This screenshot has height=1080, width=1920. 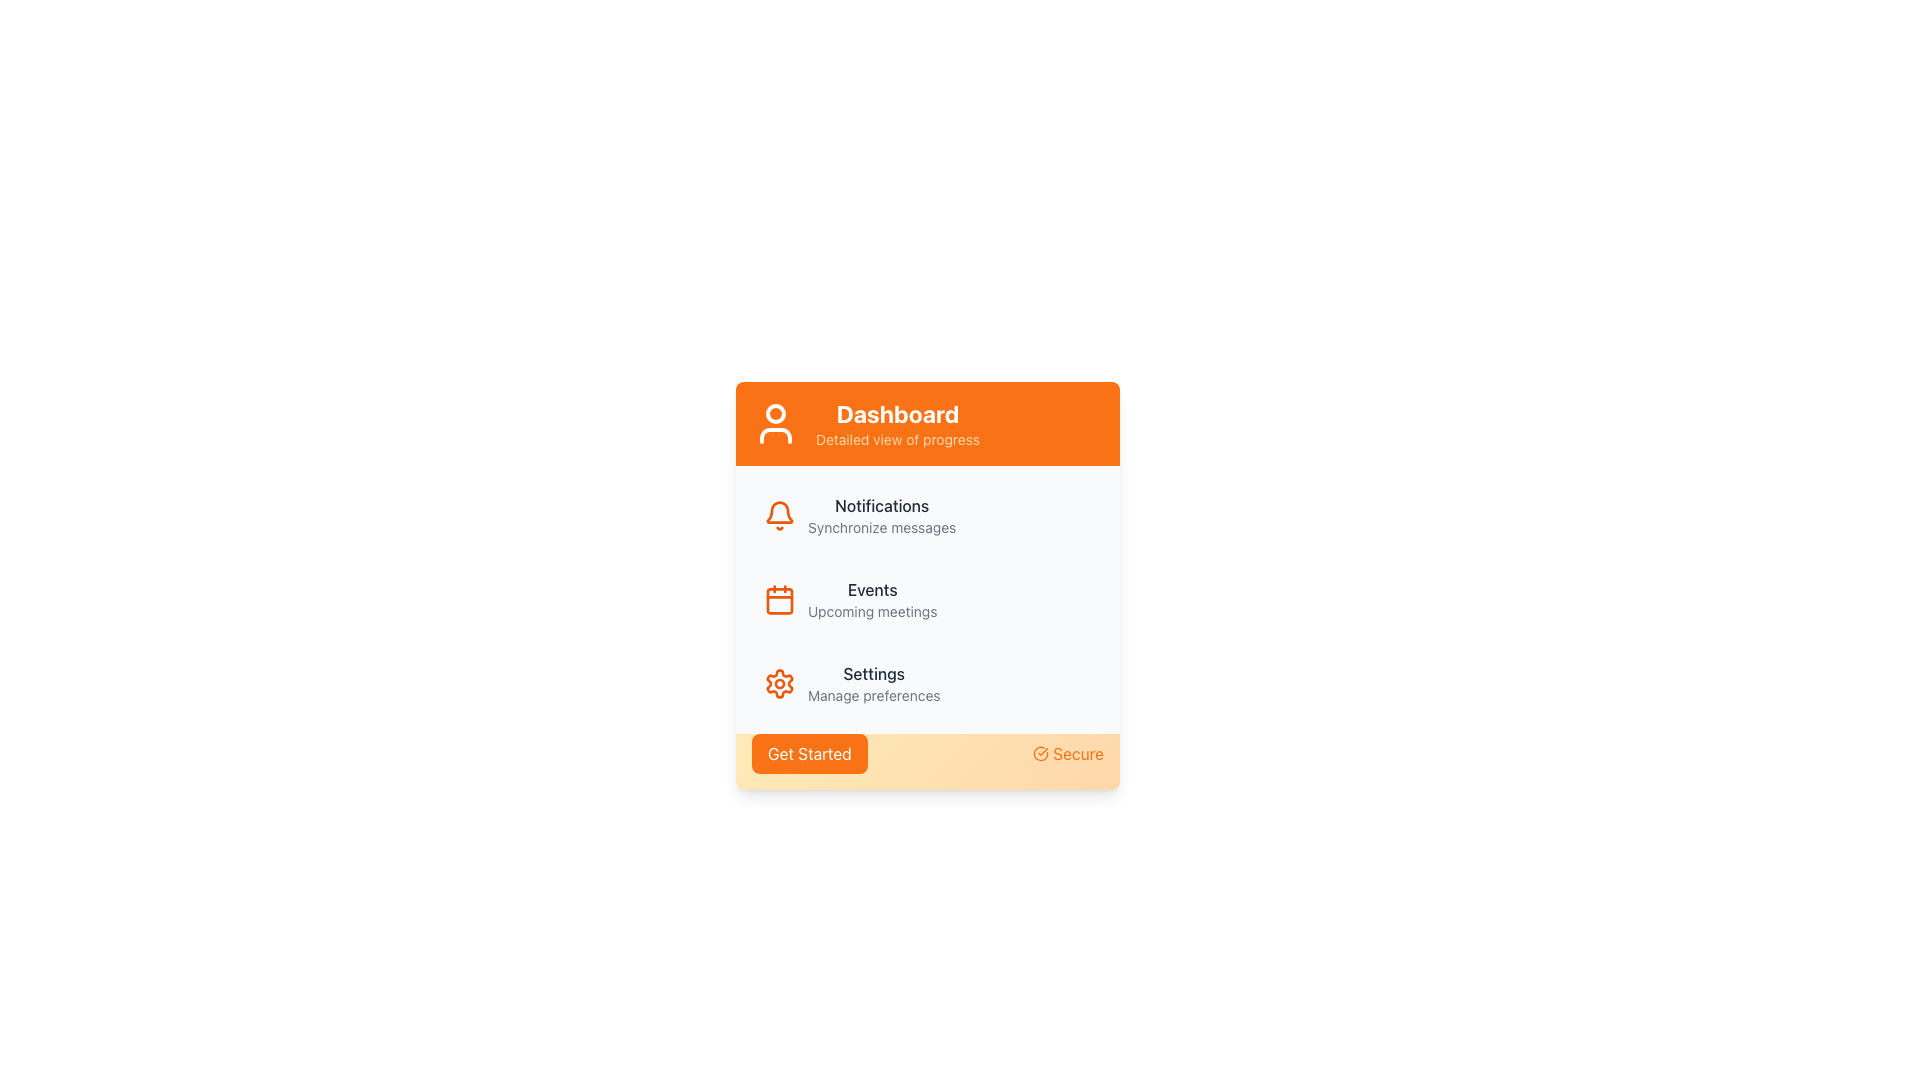 I want to click on the second item in the vertical list of three items on the dashboard, which is located in the gray area and follows the 'Notifications' item, to interact or navigate, so click(x=926, y=599).